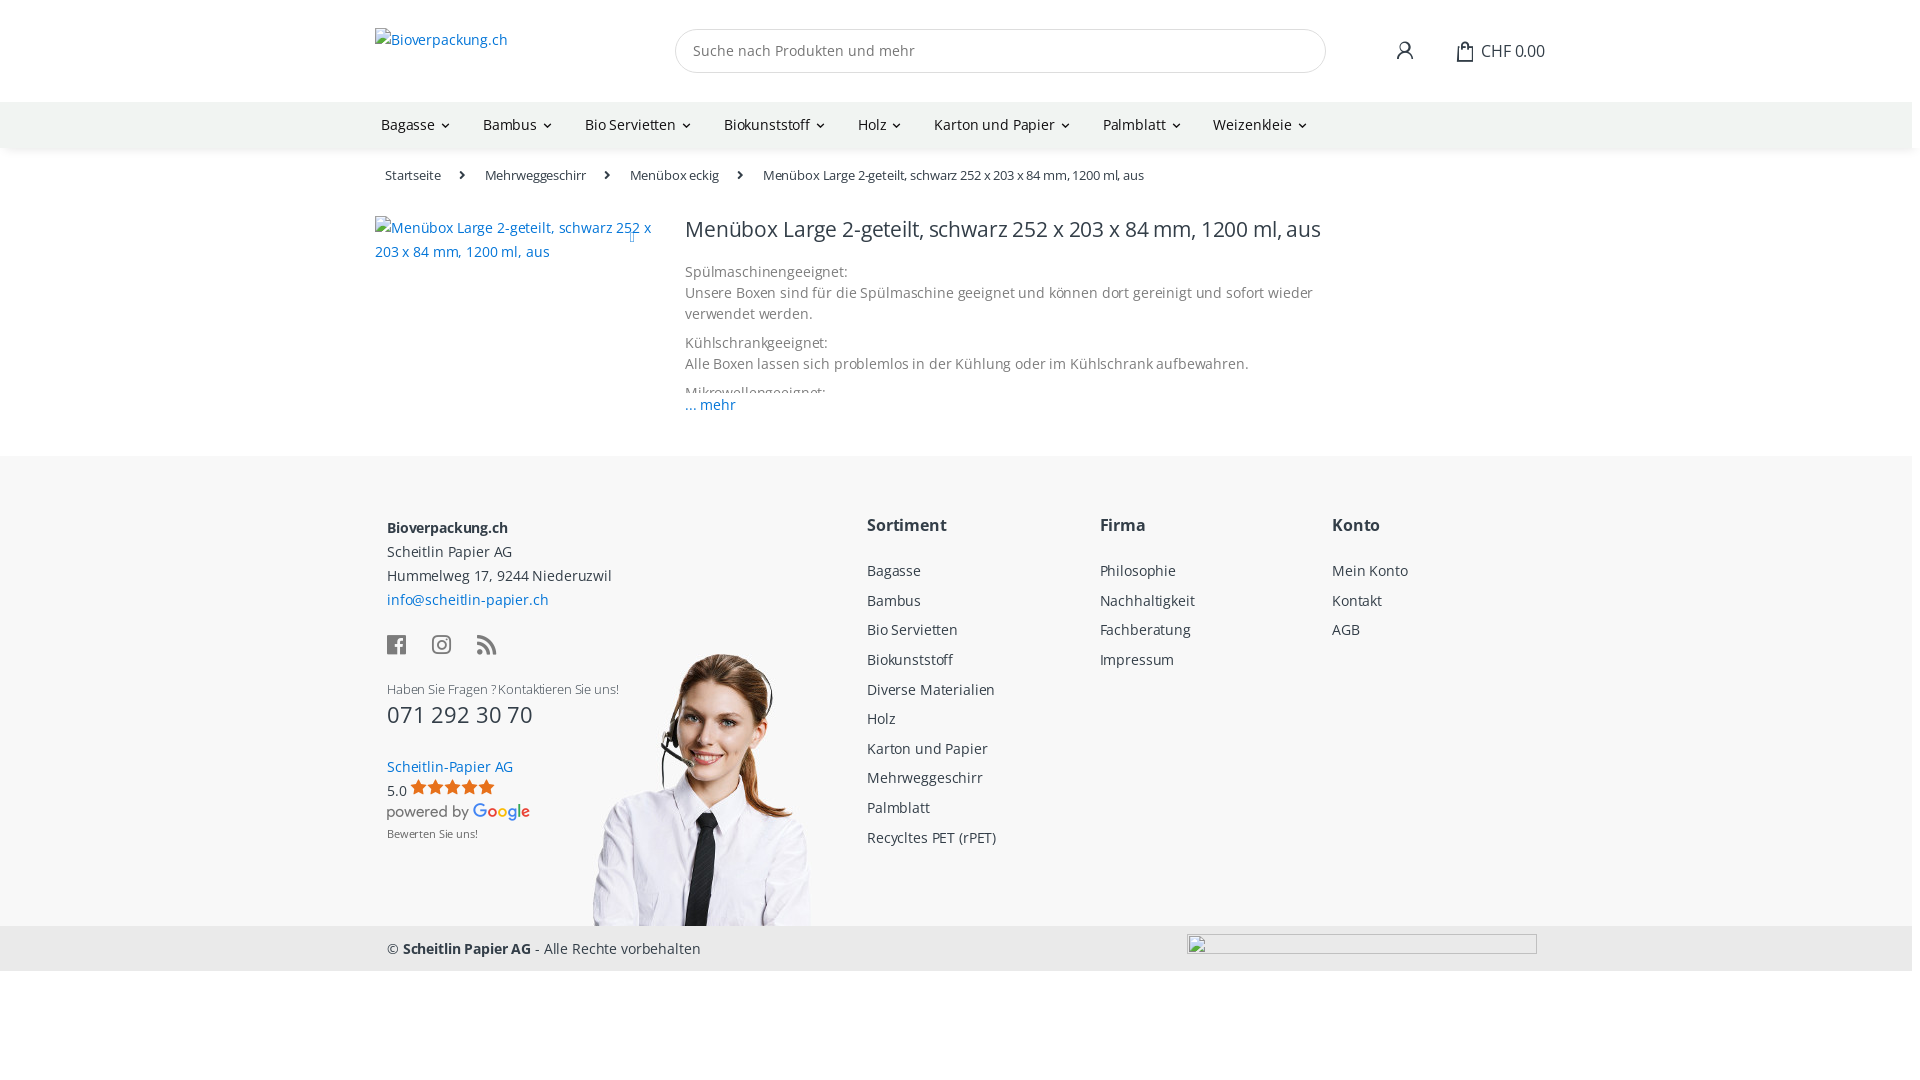 The width and height of the screenshot is (1920, 1080). What do you see at coordinates (387, 765) in the screenshot?
I see `'Scheitlin-Papier AG'` at bounding box center [387, 765].